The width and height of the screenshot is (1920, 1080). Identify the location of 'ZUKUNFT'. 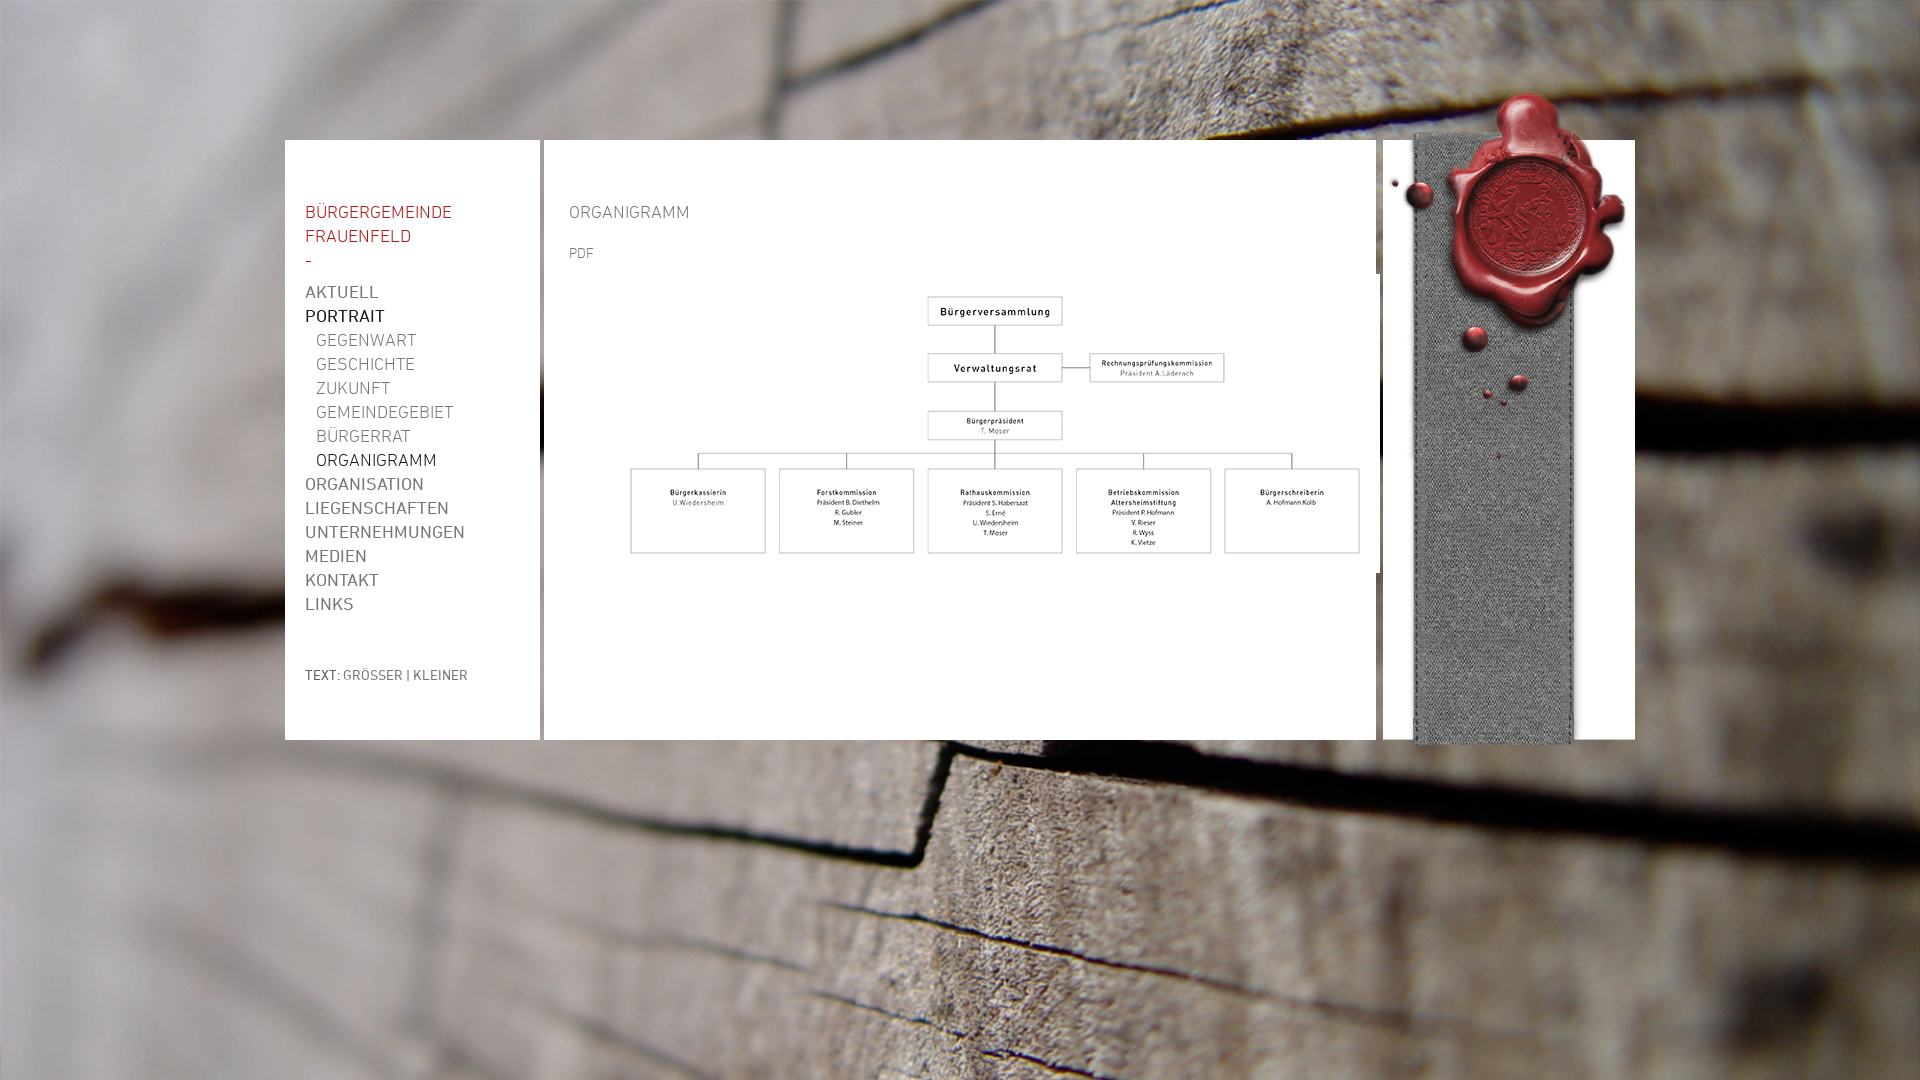
(283, 388).